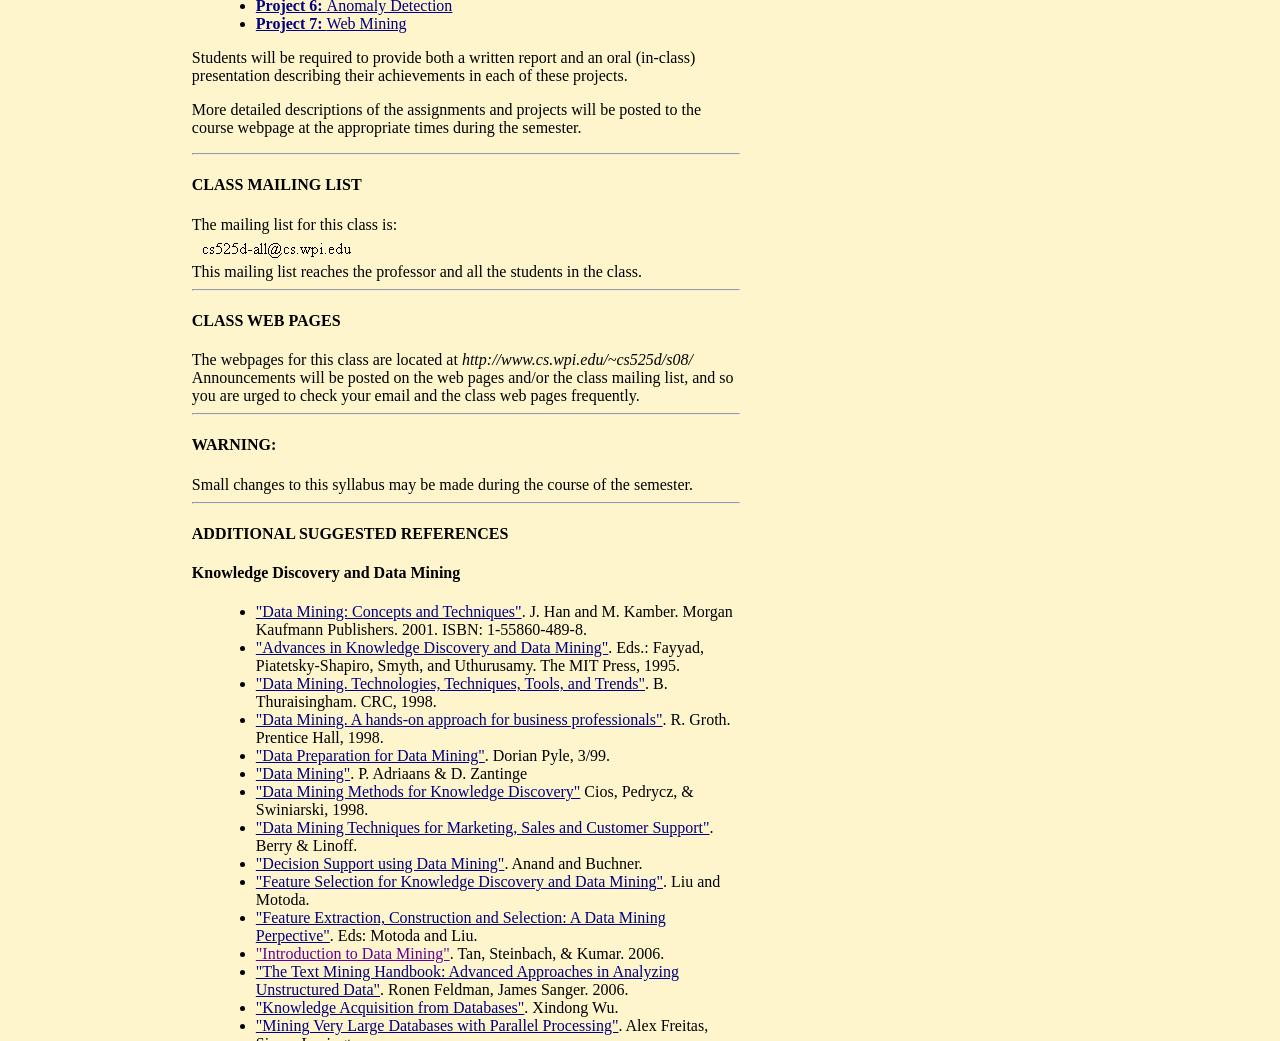 The width and height of the screenshot is (1280, 1041). What do you see at coordinates (449, 682) in the screenshot?
I see `'"Data Mining. Technologies, Techniques, Tools, and Trends"'` at bounding box center [449, 682].